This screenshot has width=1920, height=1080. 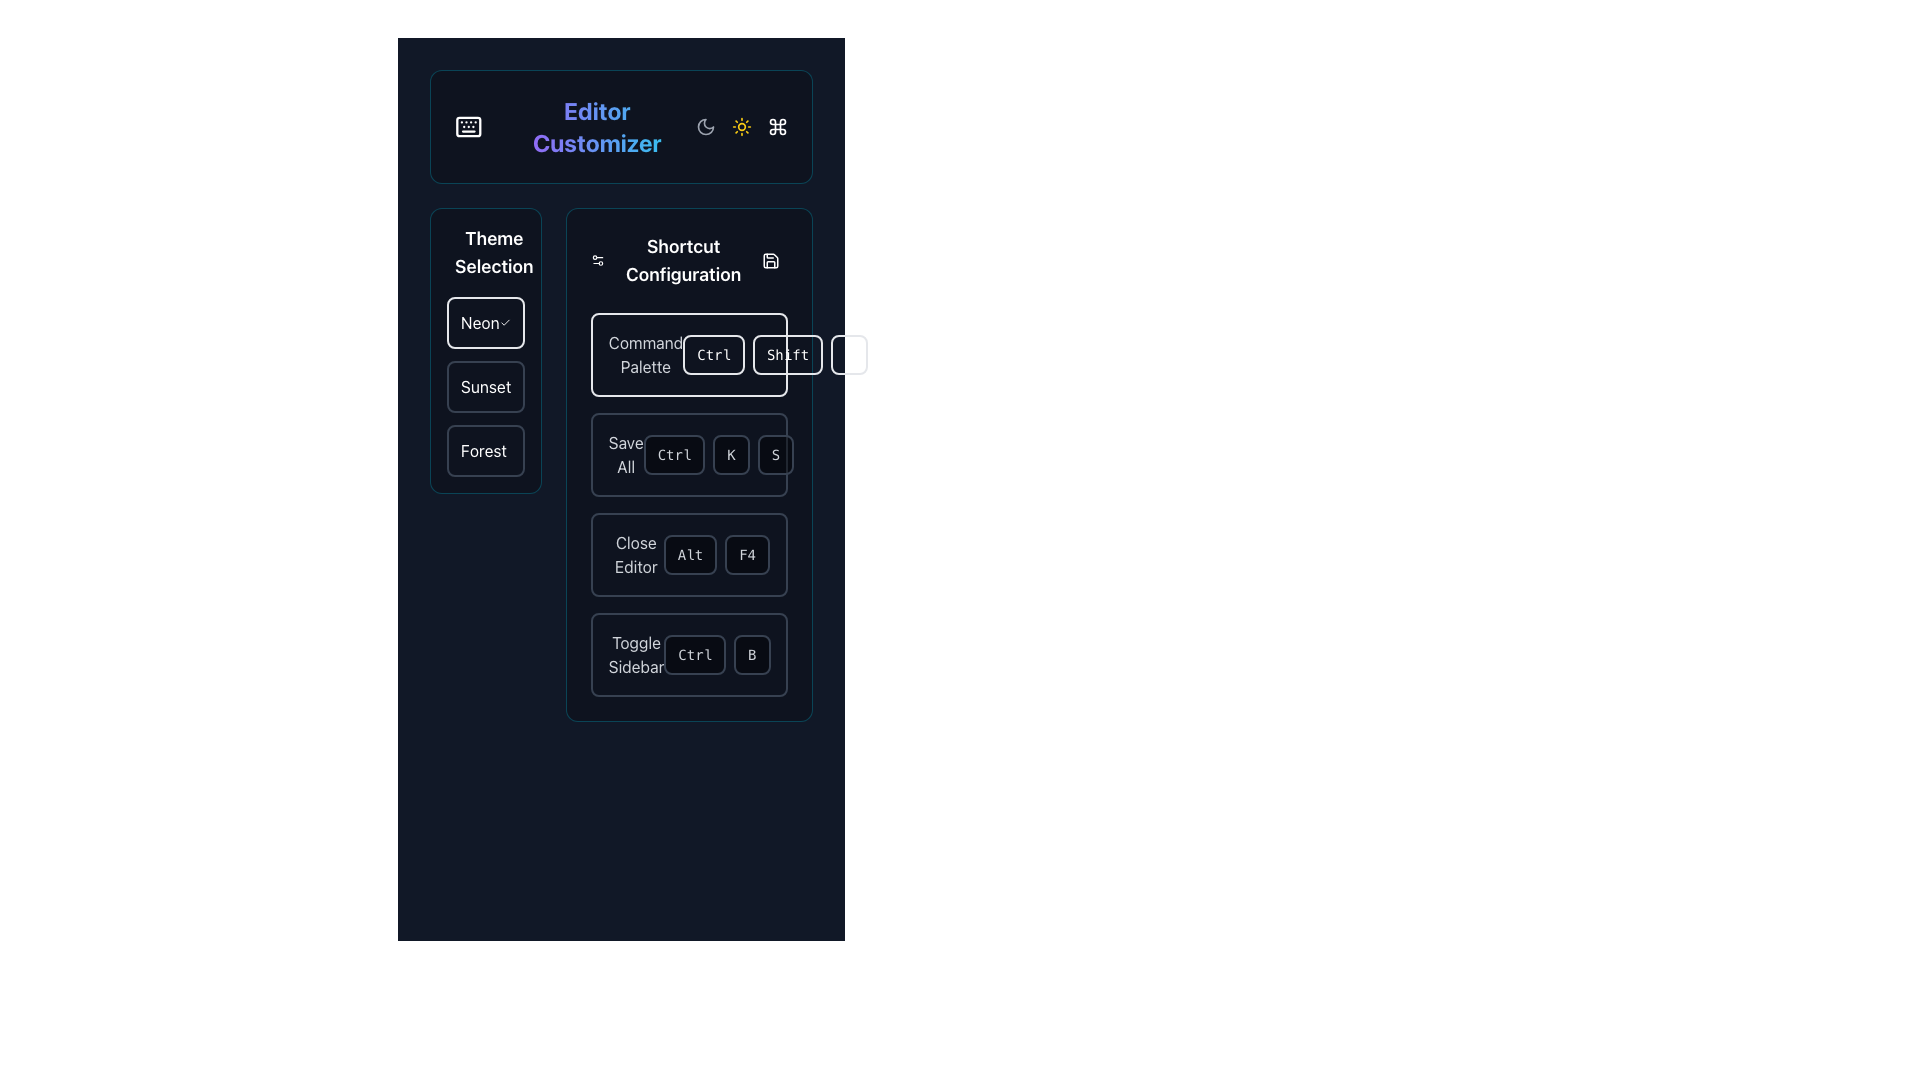 I want to click on the command symbol icon located in the top-right corner of the interface, following the night and day mode icons, so click(x=776, y=127).